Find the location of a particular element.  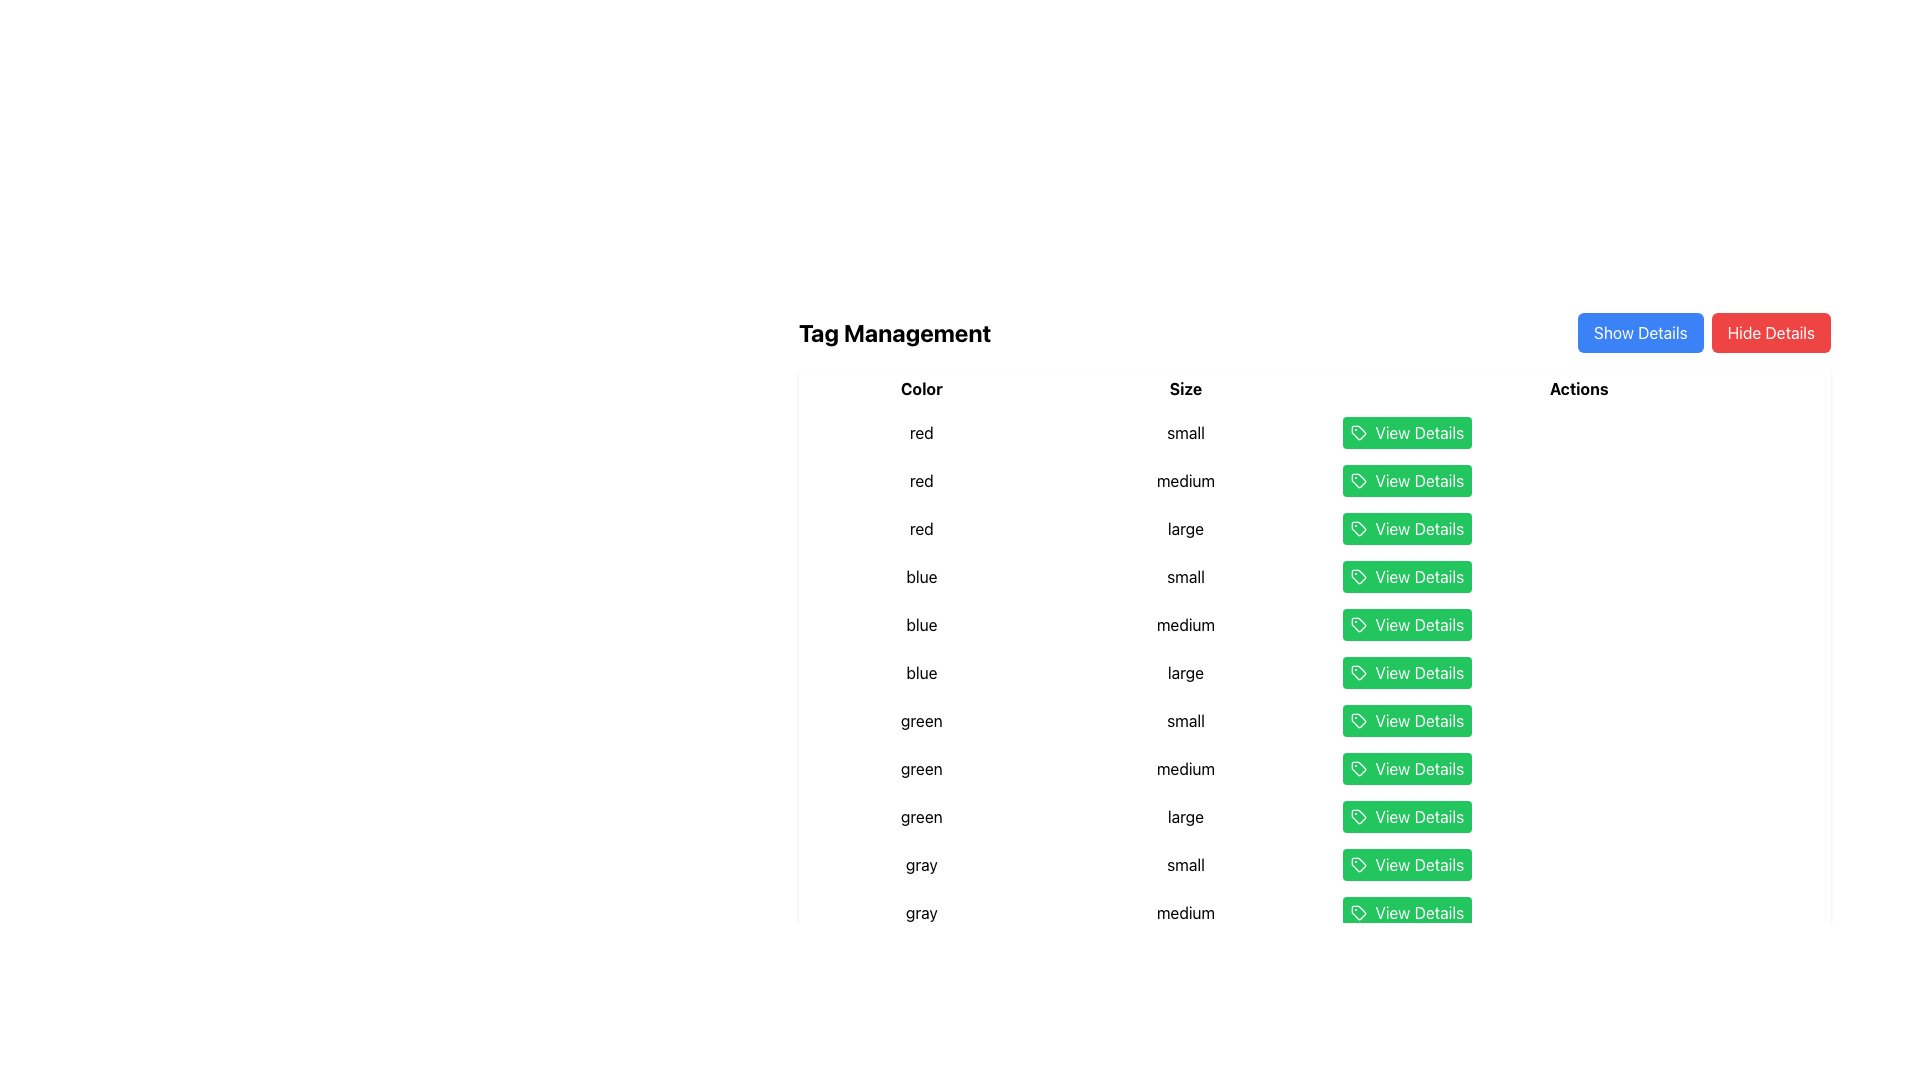

the 'View Details' button in the 'large' row of the 'Tag Management' table, which is positioned between the 'green medium' and 'gray small' rows is located at coordinates (1315, 817).